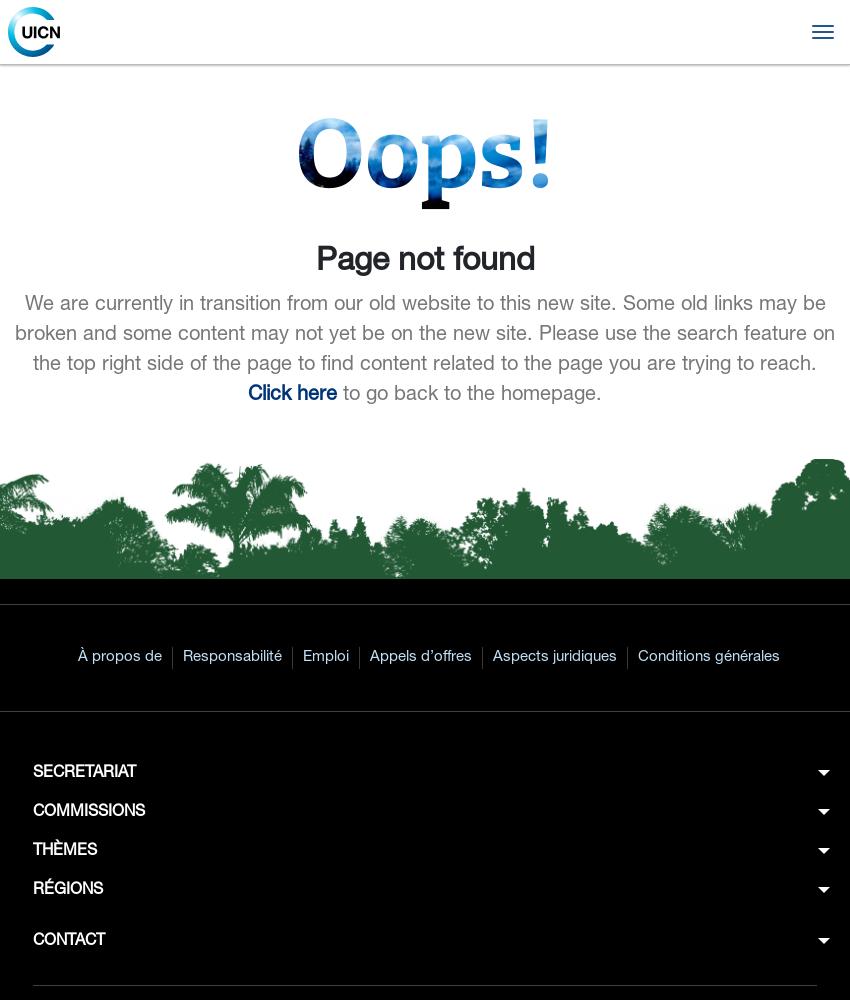 Image resolution: width=850 pixels, height=1000 pixels. Describe the element at coordinates (491, 656) in the screenshot. I see `'Aspects juridiques'` at that location.